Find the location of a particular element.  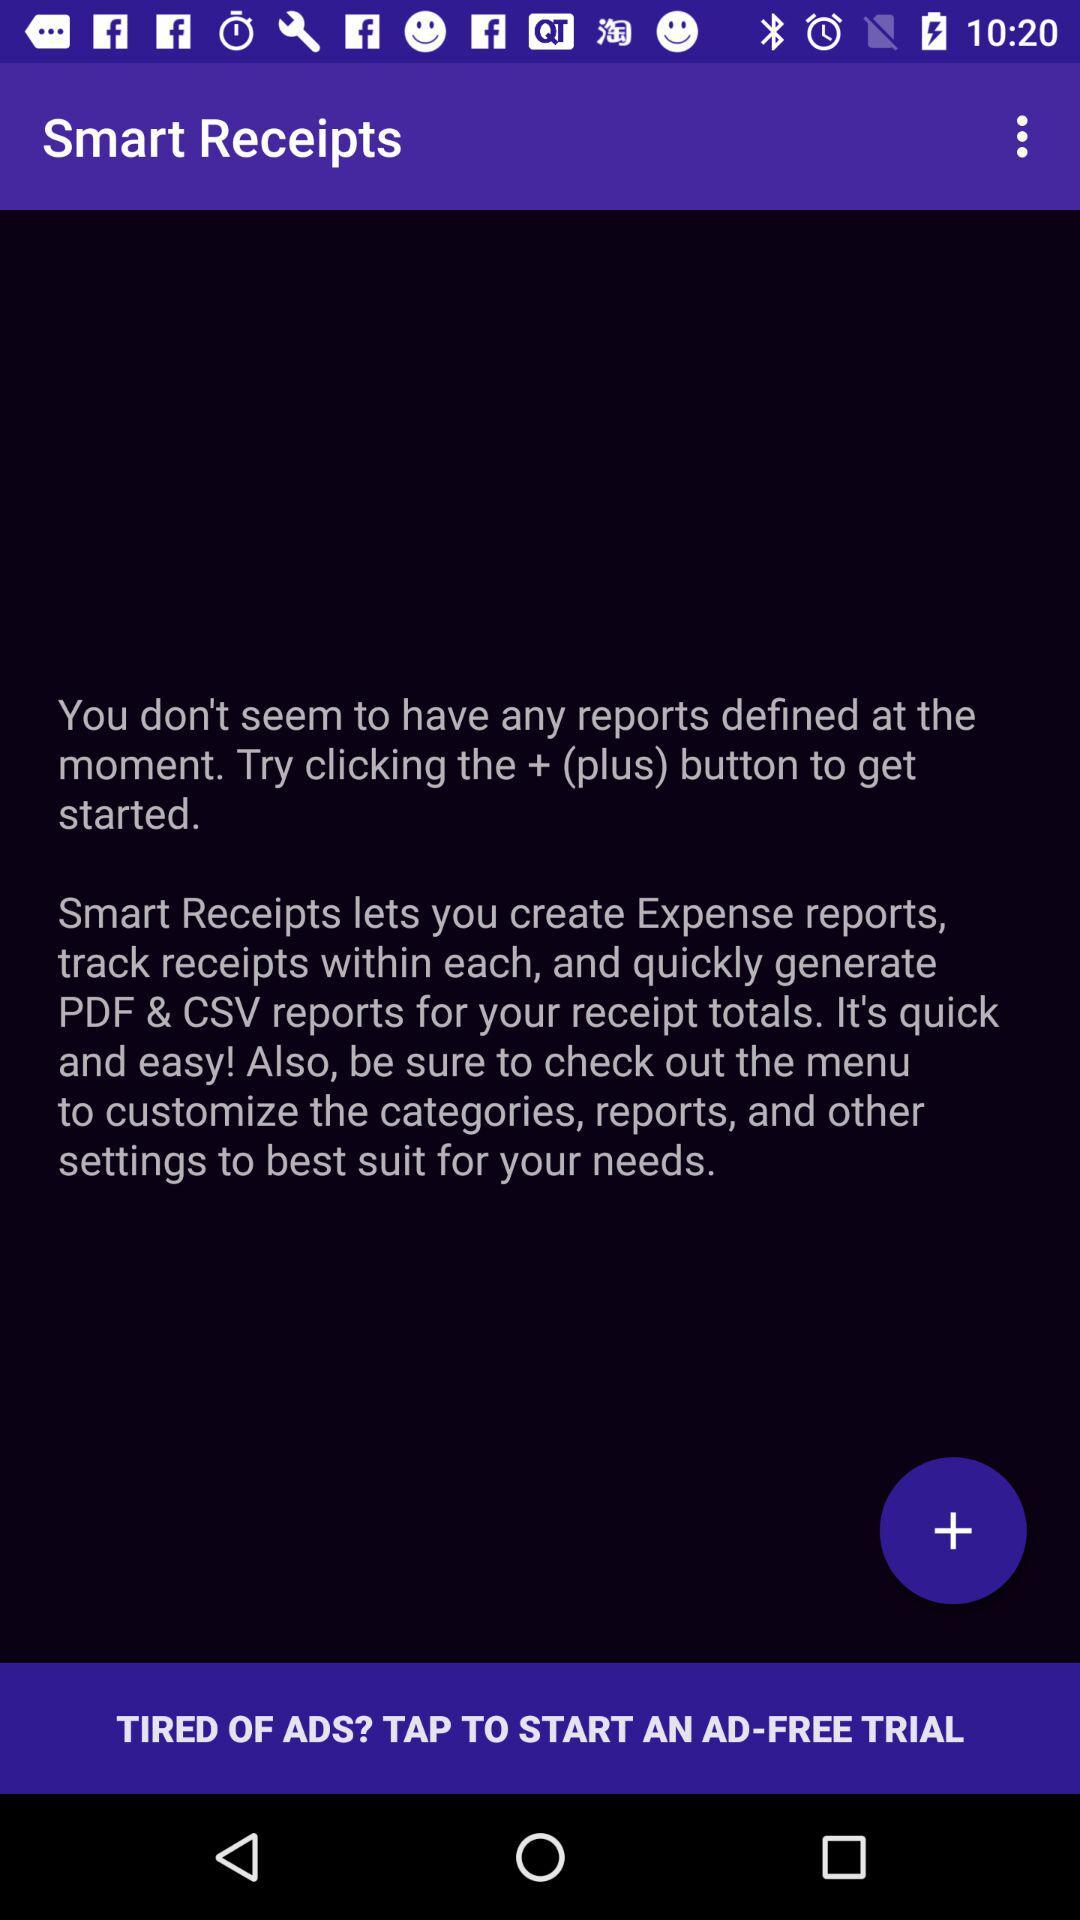

creat new the article is located at coordinates (952, 1529).